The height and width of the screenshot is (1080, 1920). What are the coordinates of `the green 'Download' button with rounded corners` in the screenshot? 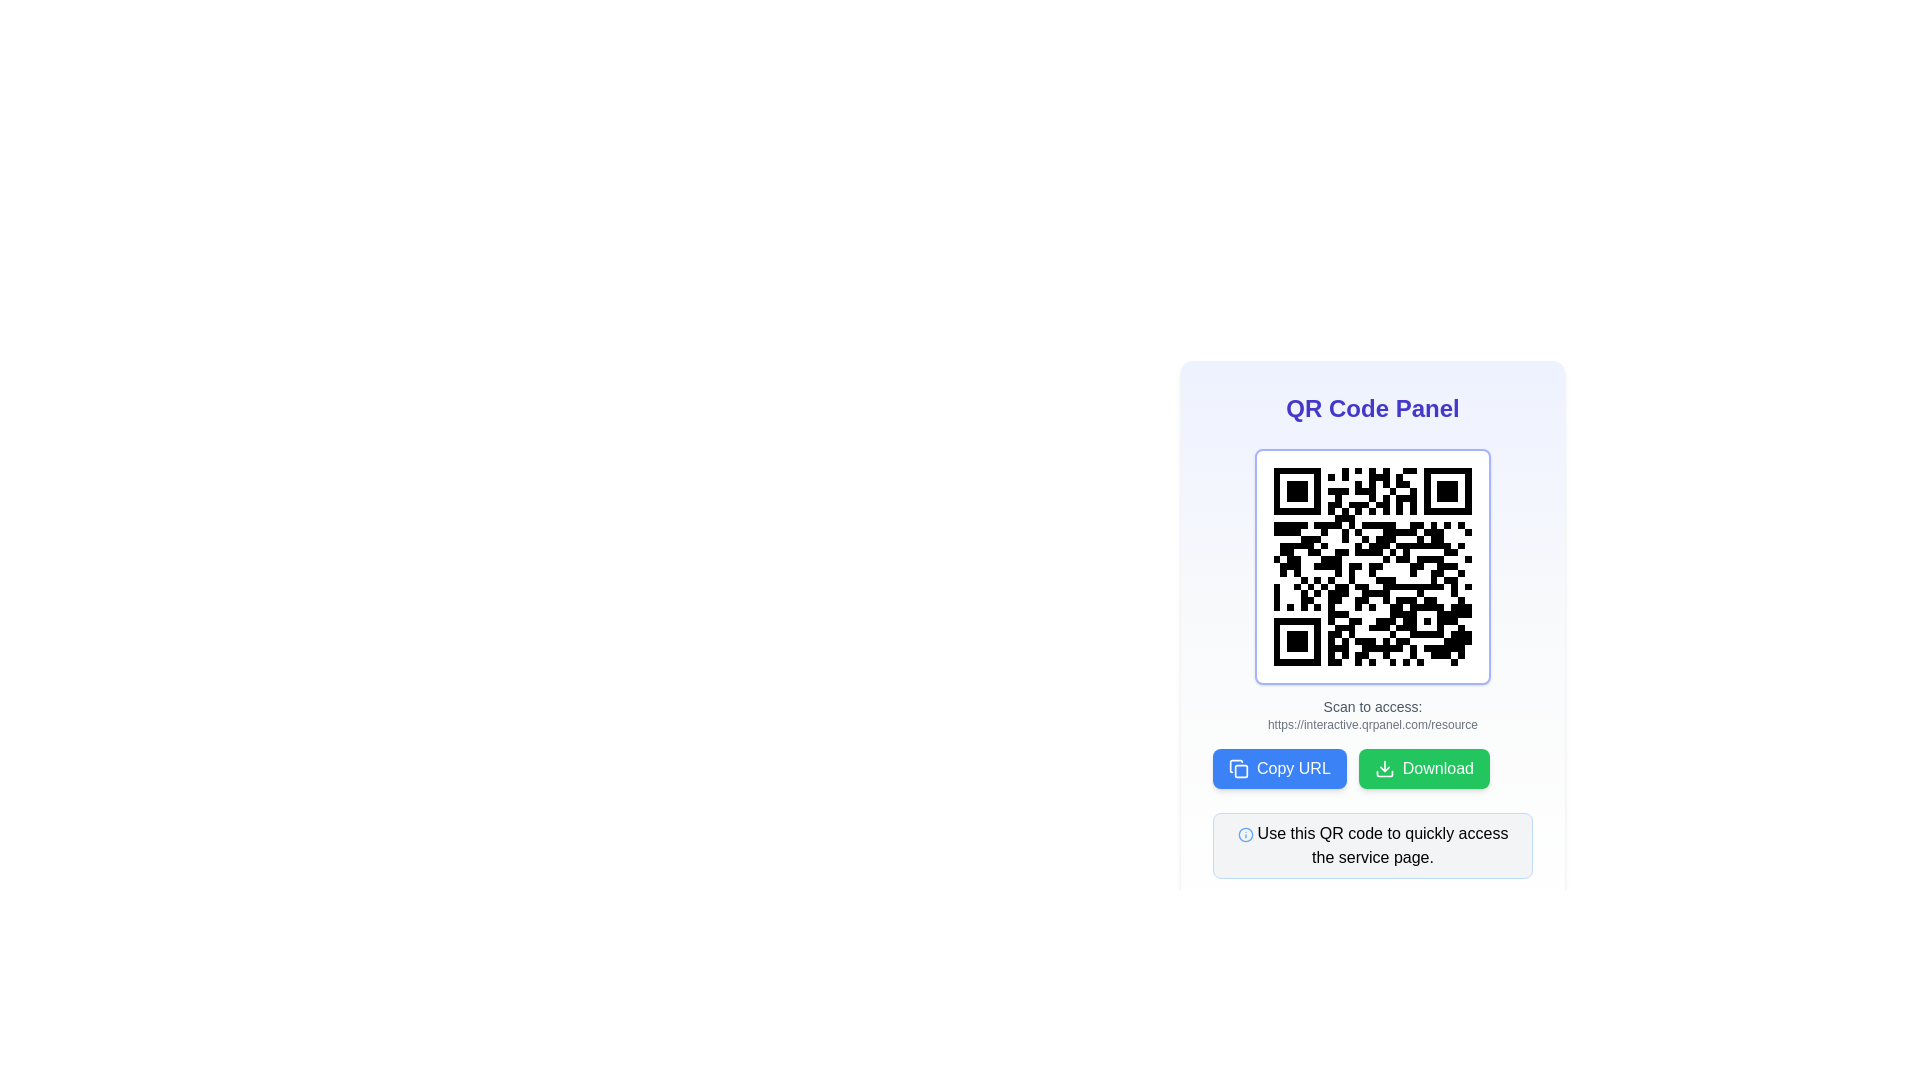 It's located at (1423, 767).